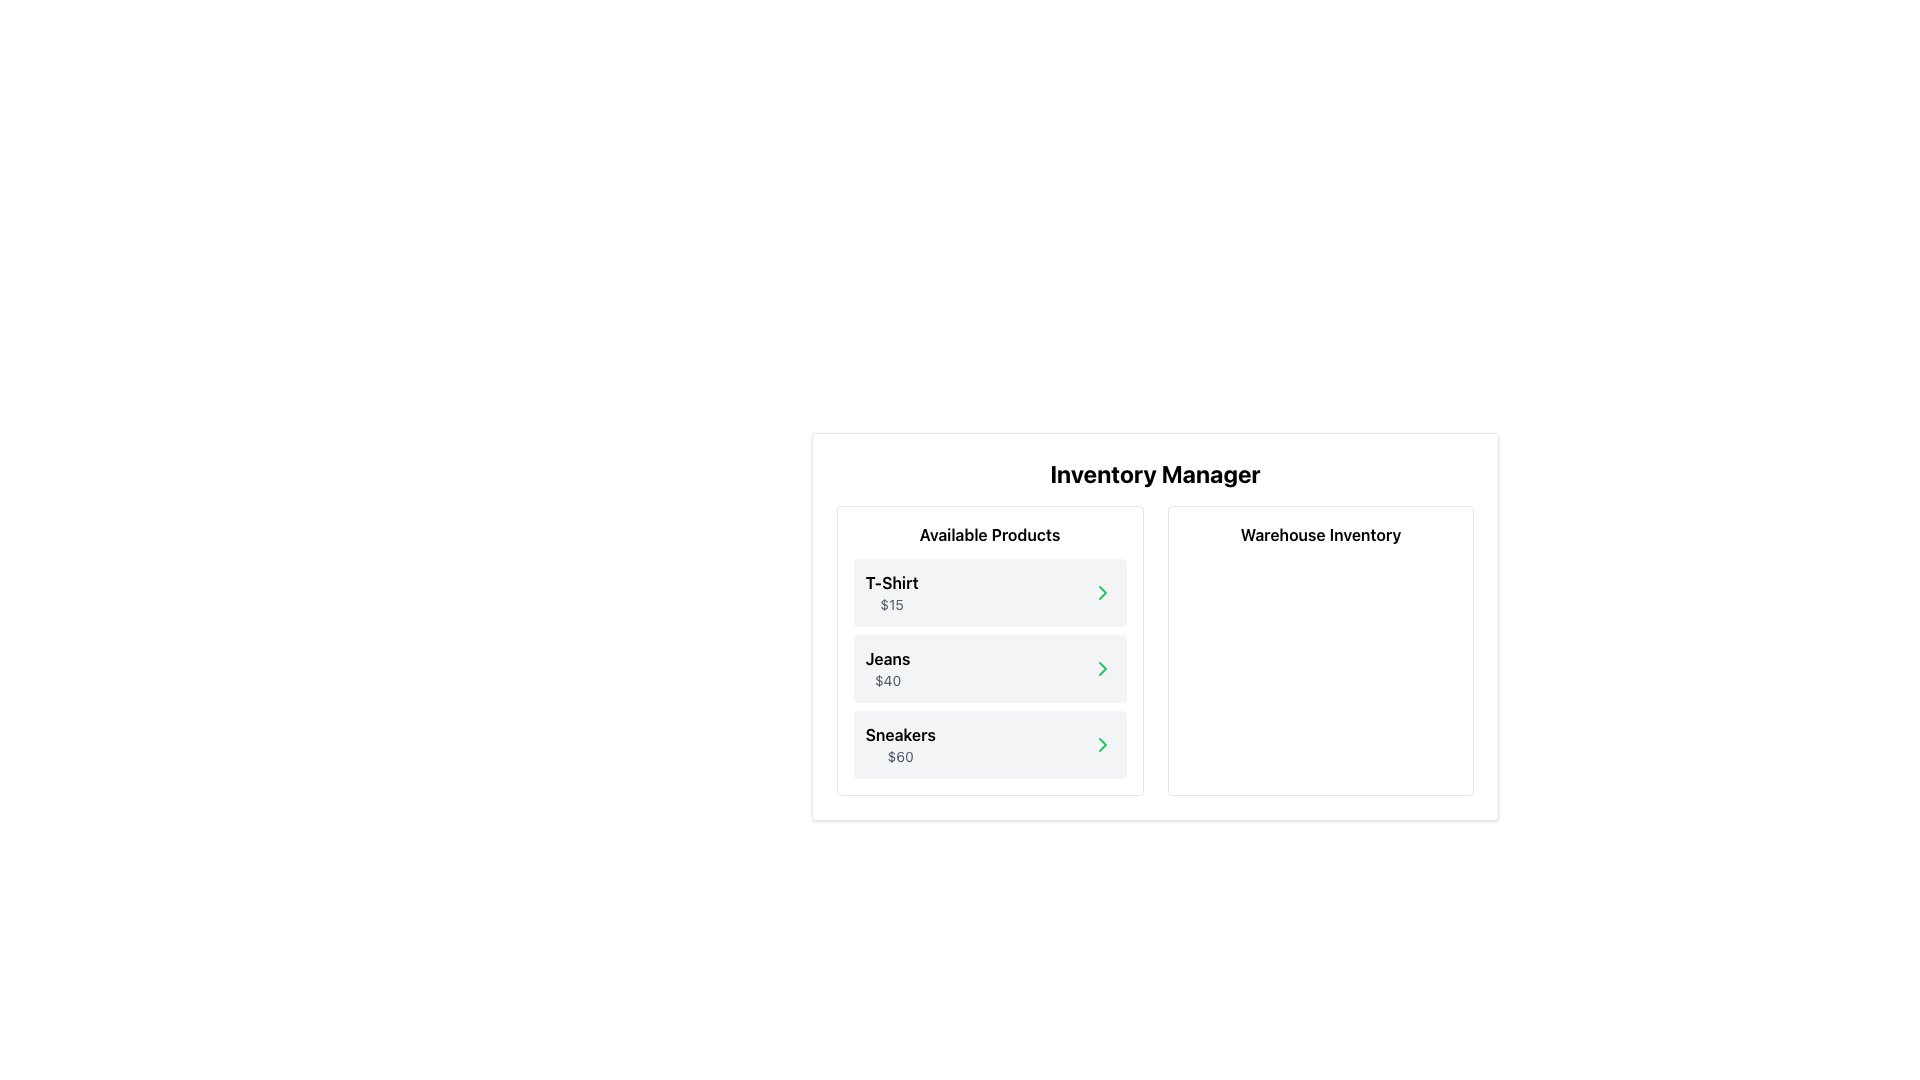 The width and height of the screenshot is (1920, 1080). I want to click on text from the 'Inventory Manager' header located at the top of the interface section, which serves as the title for the dashboard, so click(1155, 474).